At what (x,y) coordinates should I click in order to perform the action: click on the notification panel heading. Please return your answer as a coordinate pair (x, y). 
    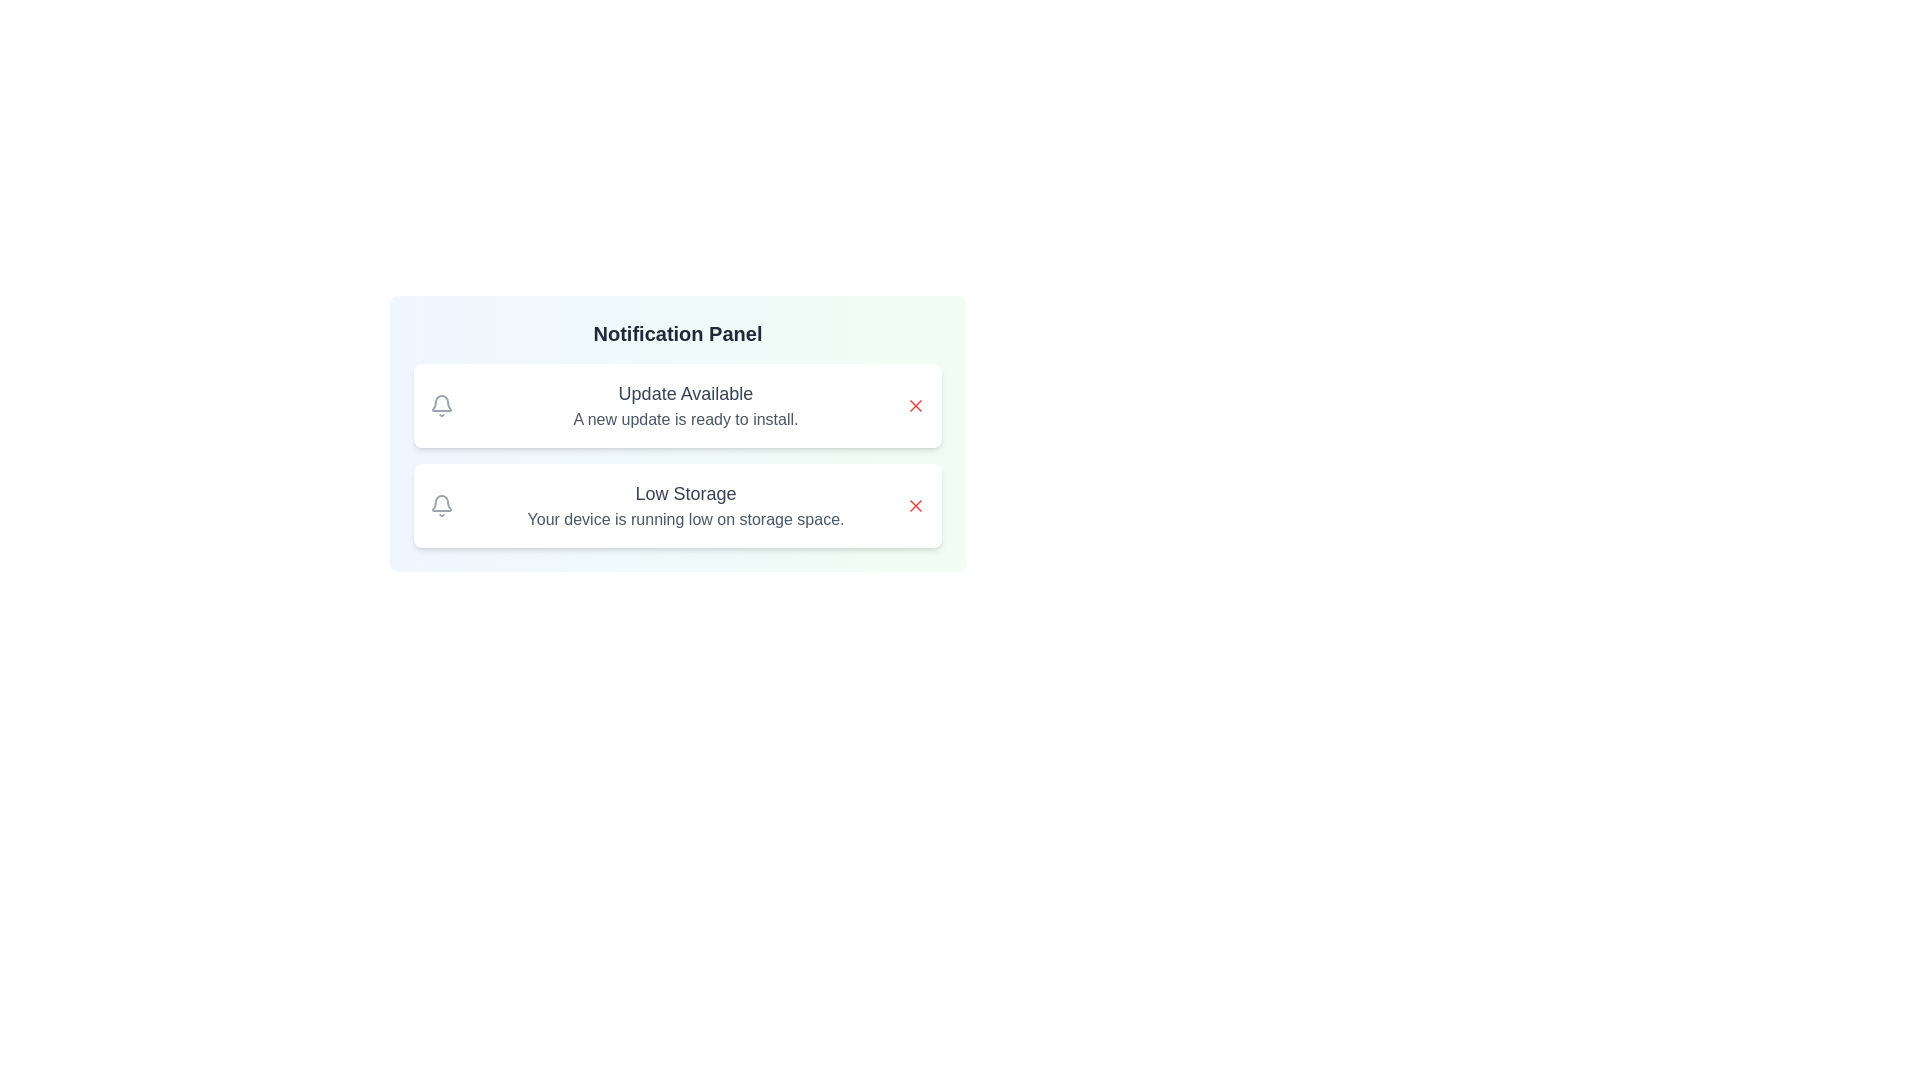
    Looking at the image, I should click on (677, 333).